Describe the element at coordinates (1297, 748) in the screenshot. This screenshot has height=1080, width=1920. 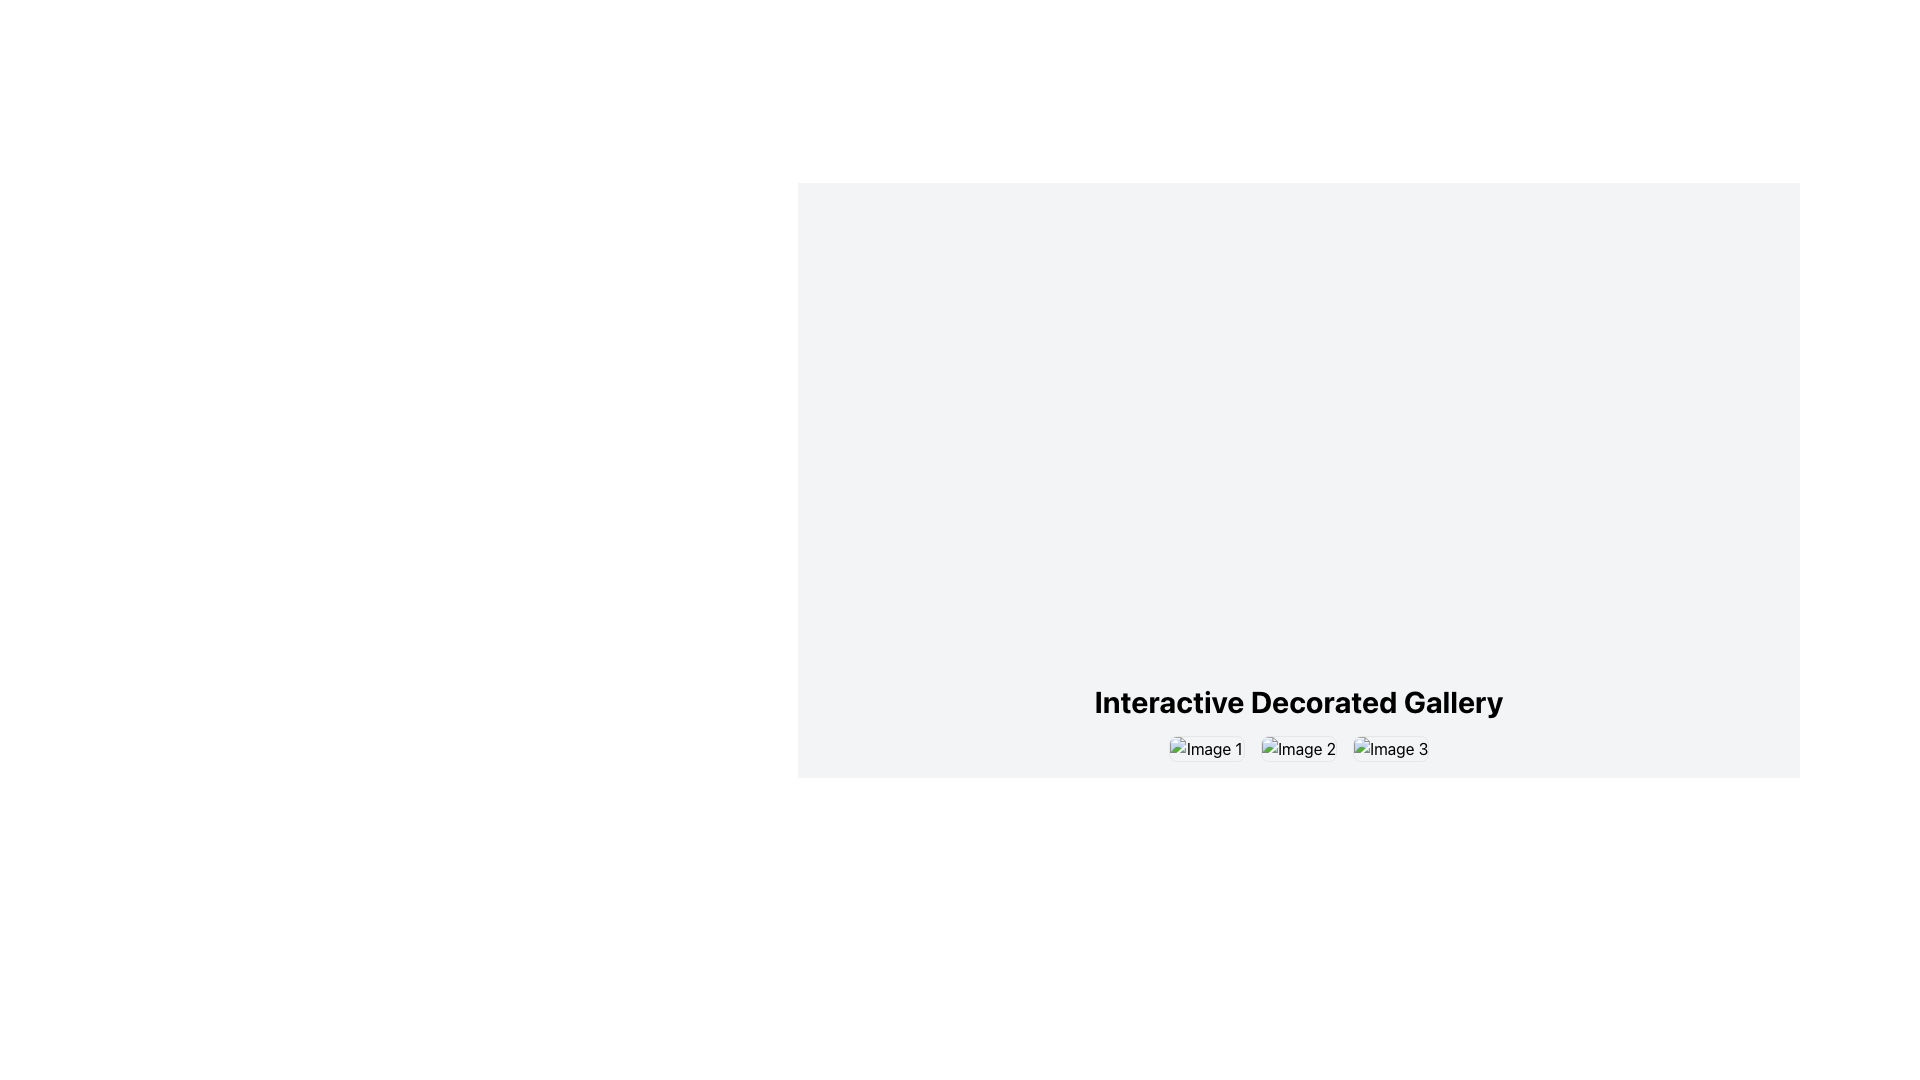
I see `the second grid cell of the 'Interactive Decorated Gallery' section, which contains a placeholder image and decorative elements` at that location.